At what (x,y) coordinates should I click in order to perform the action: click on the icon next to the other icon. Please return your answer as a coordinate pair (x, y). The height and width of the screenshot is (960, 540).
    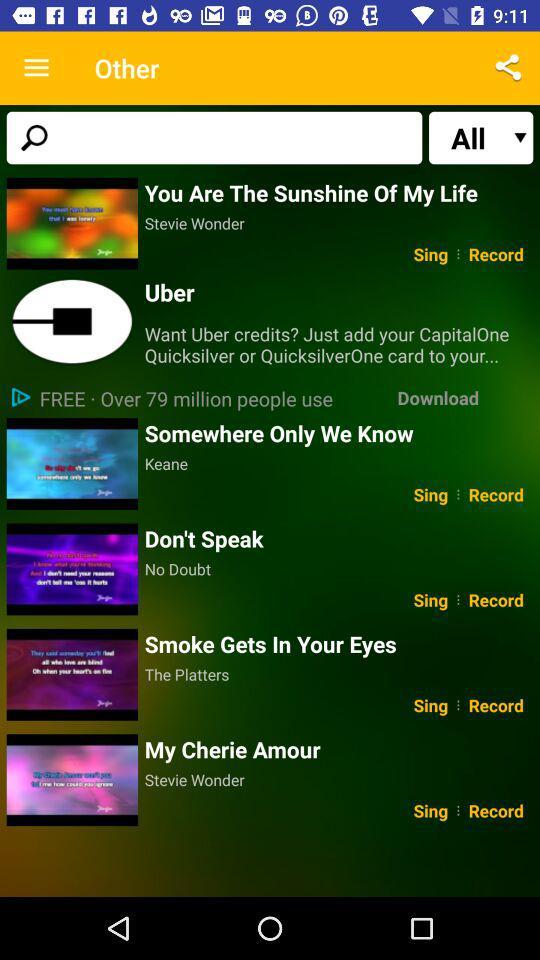
    Looking at the image, I should click on (36, 68).